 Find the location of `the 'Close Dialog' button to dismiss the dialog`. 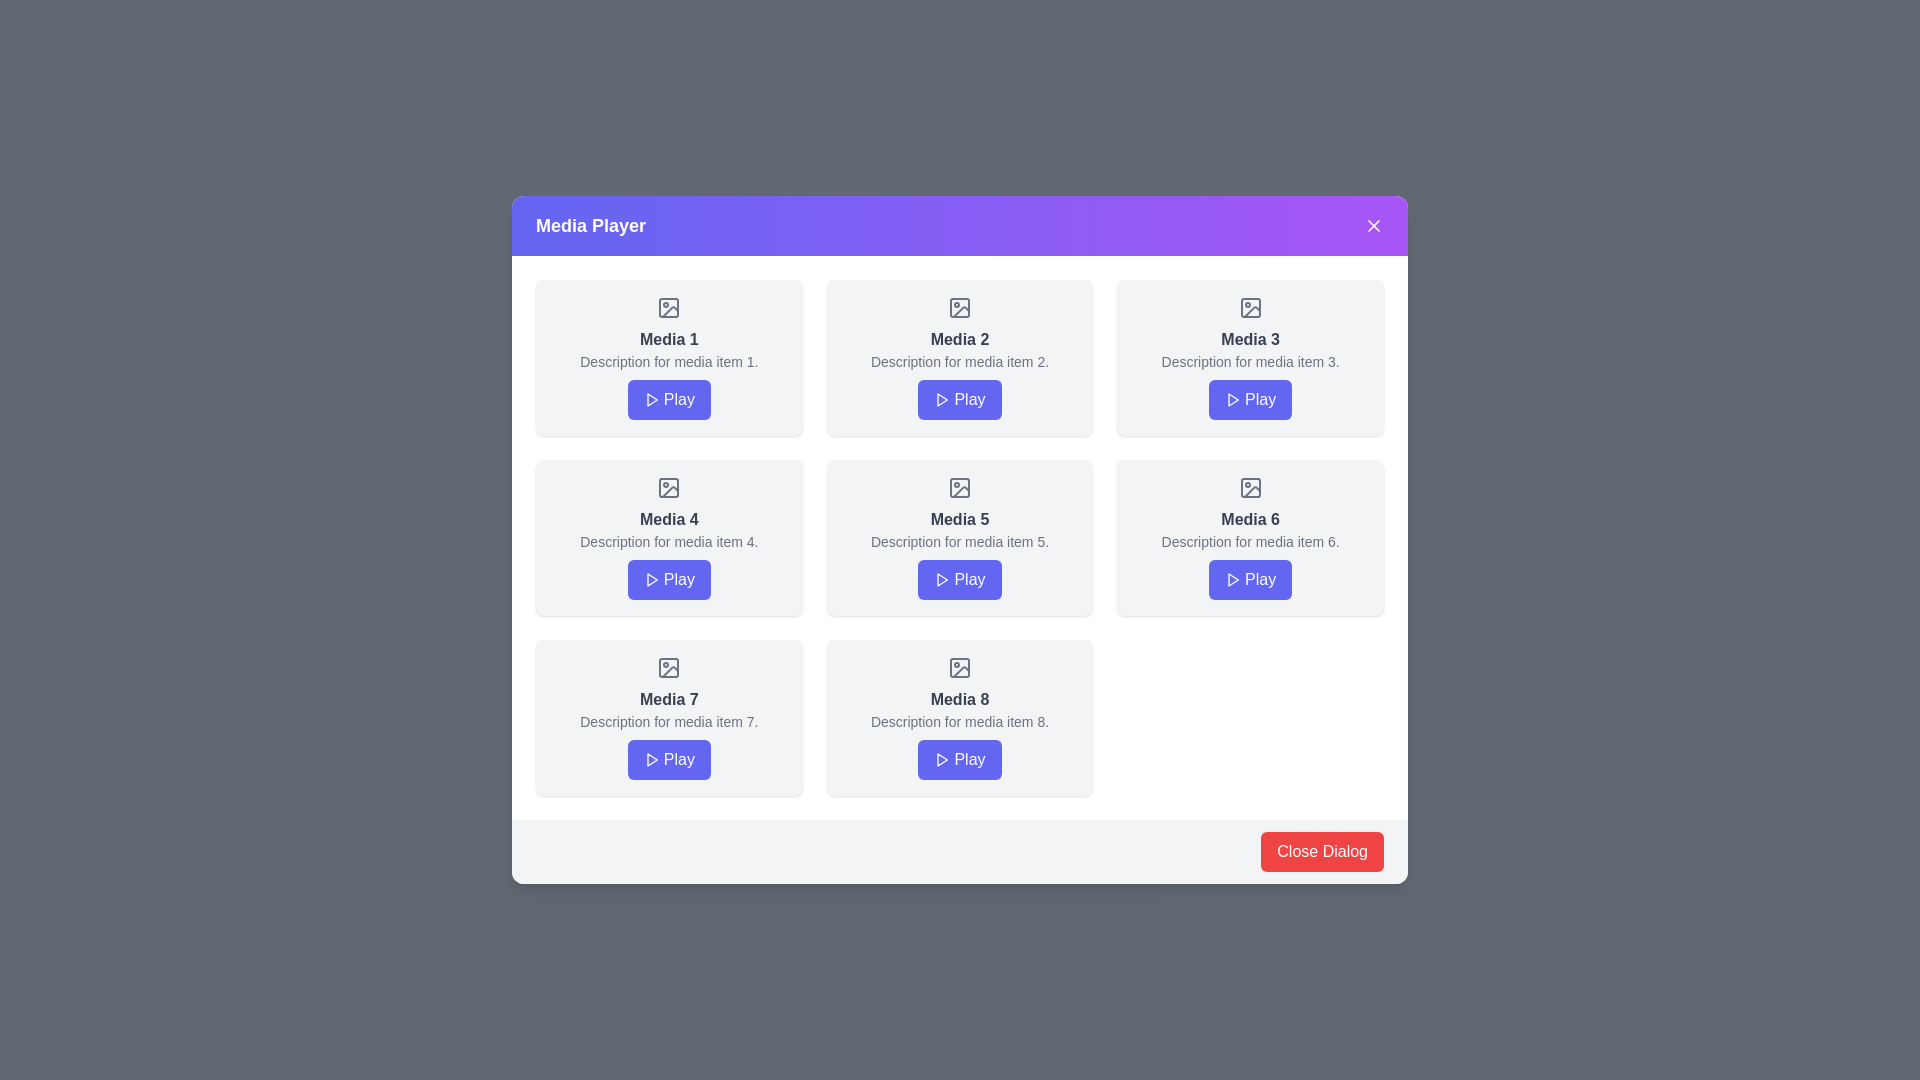

the 'Close Dialog' button to dismiss the dialog is located at coordinates (1321, 852).